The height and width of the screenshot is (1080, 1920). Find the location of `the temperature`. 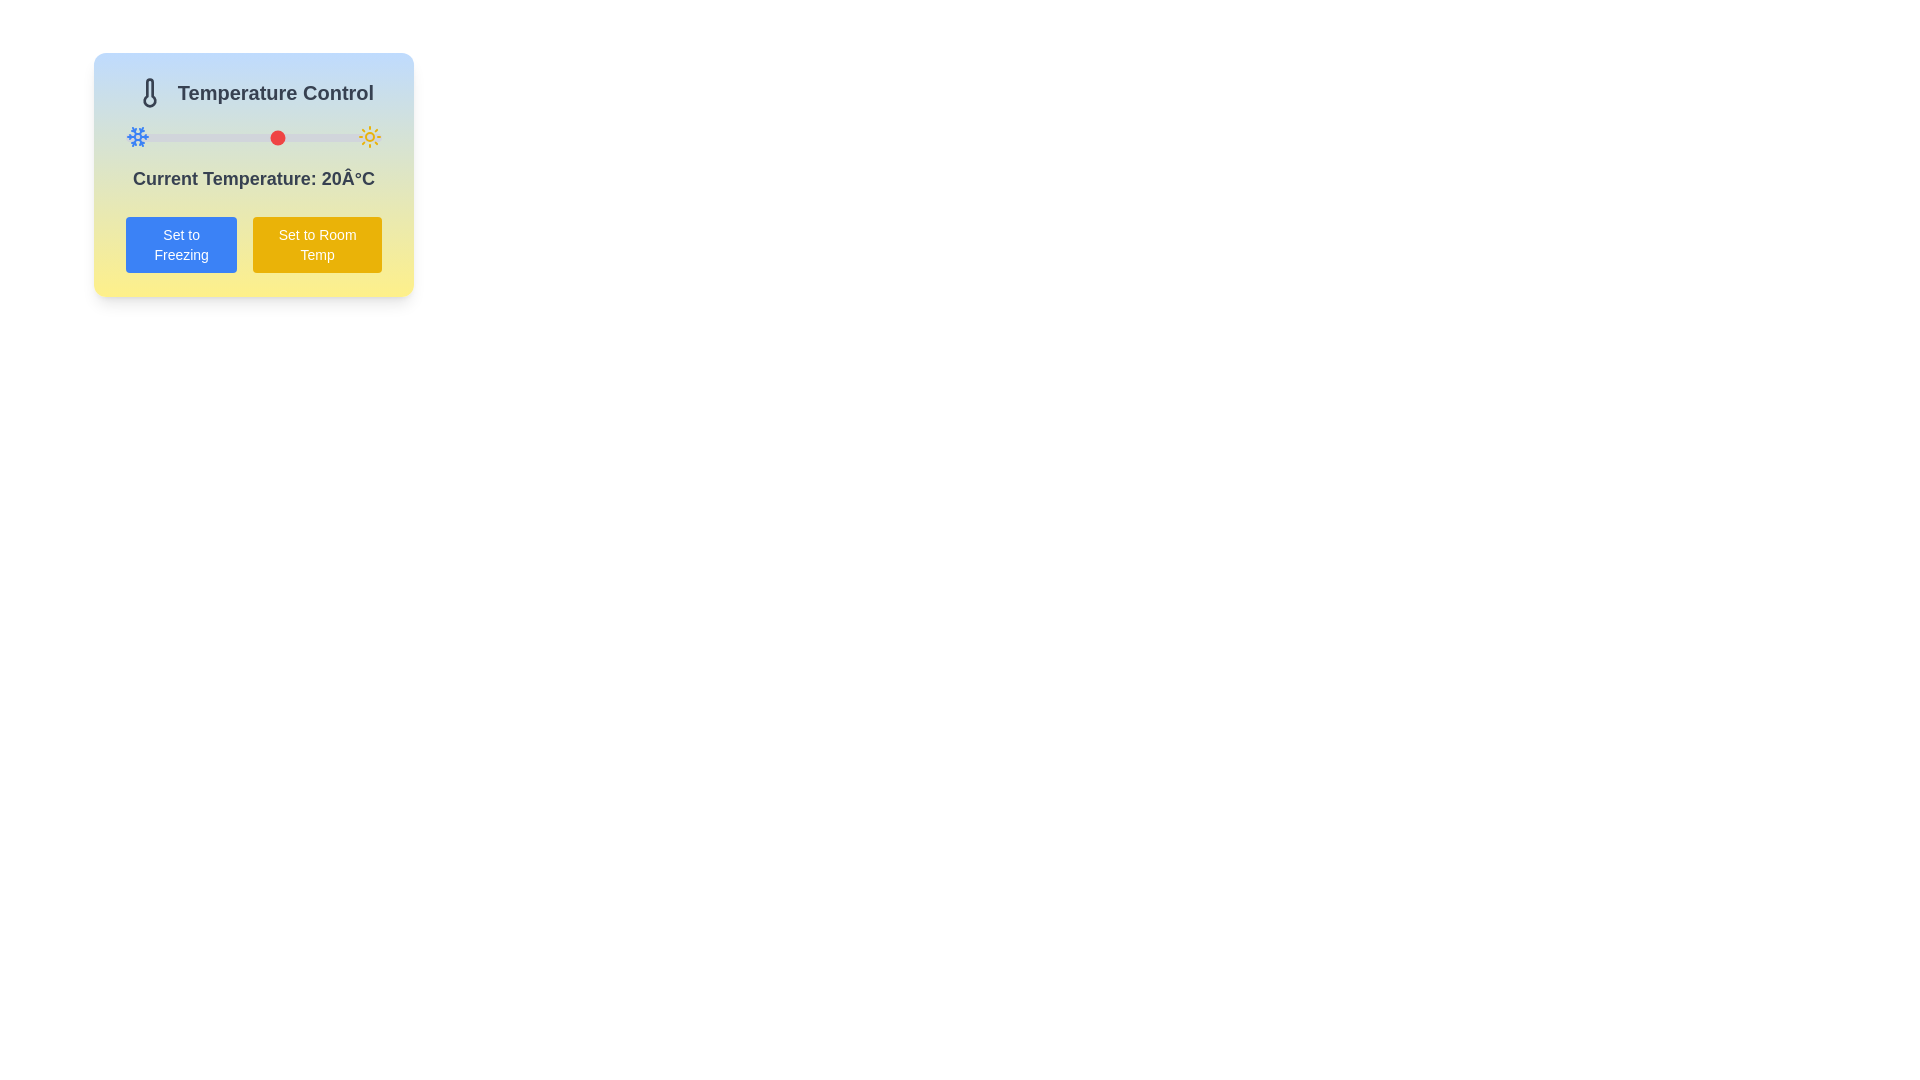

the temperature is located at coordinates (172, 137).